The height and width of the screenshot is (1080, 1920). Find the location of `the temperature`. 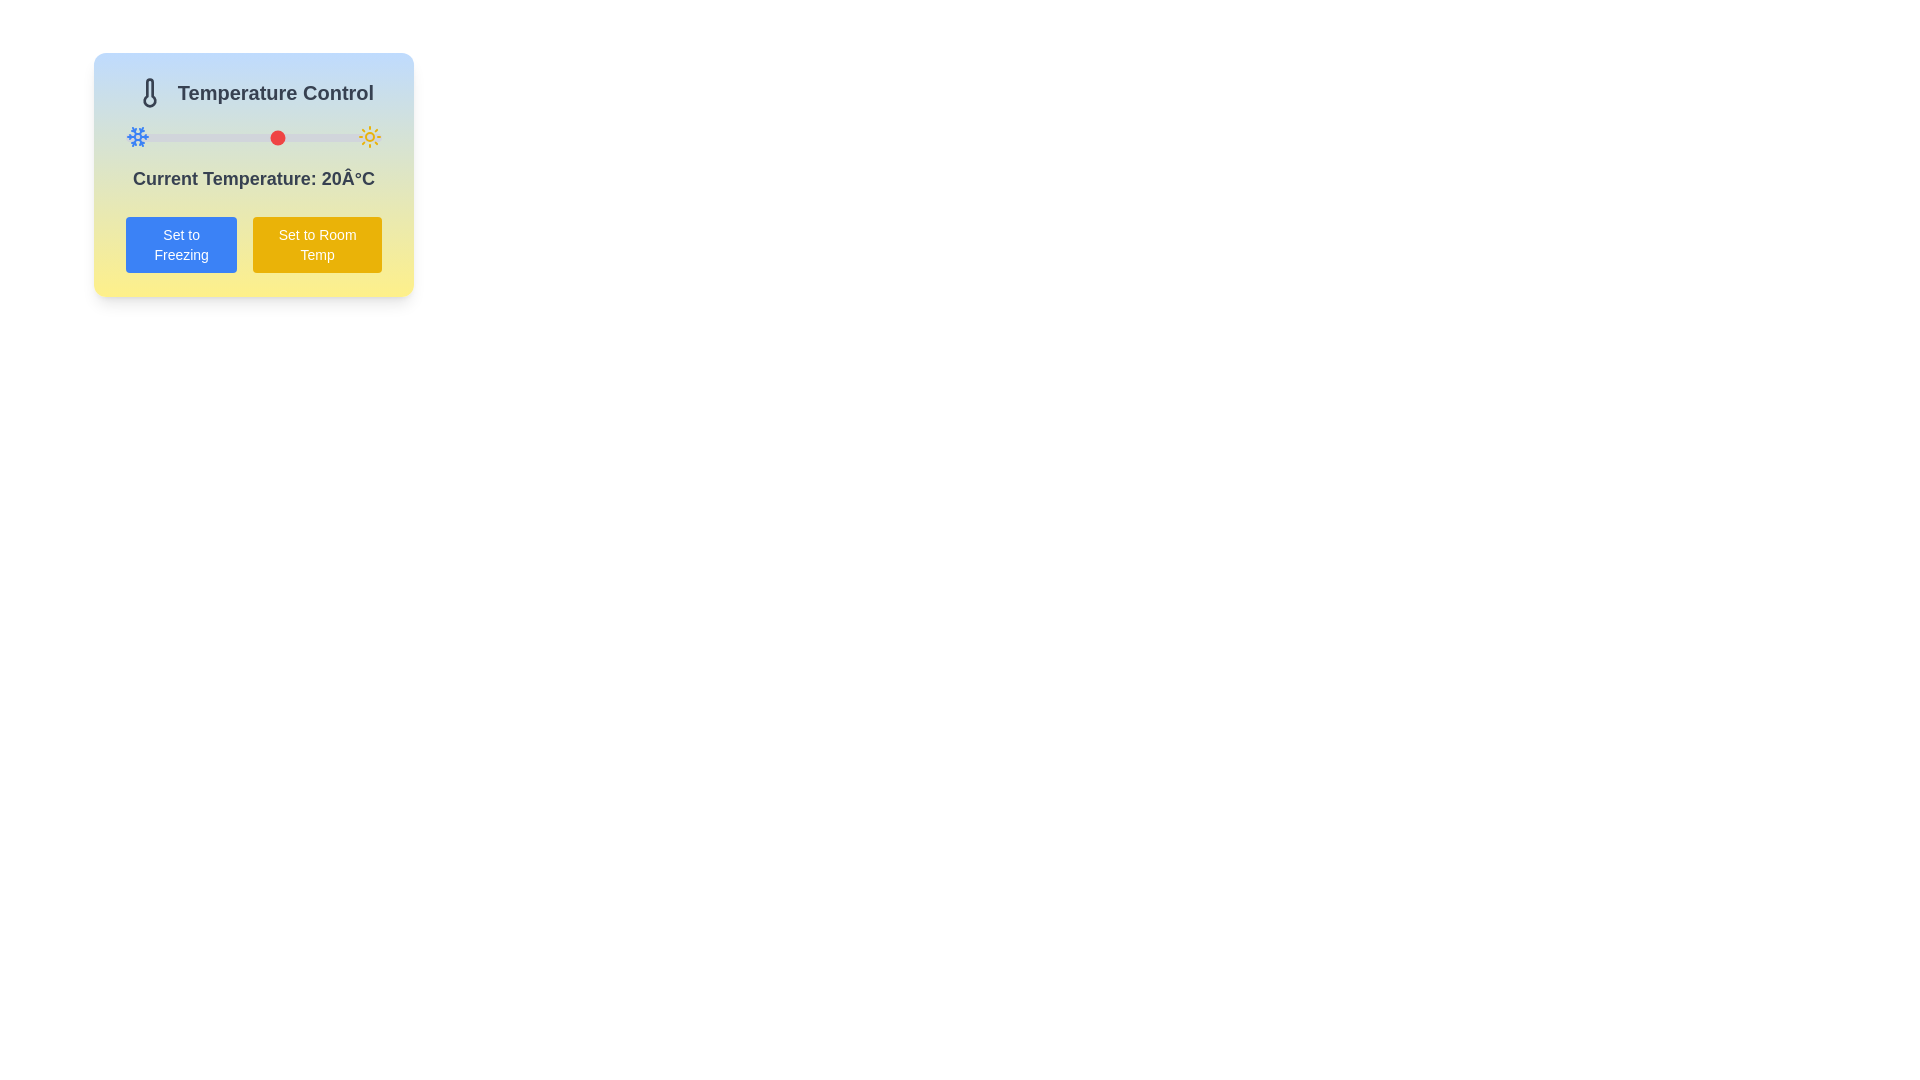

the temperature is located at coordinates (172, 137).